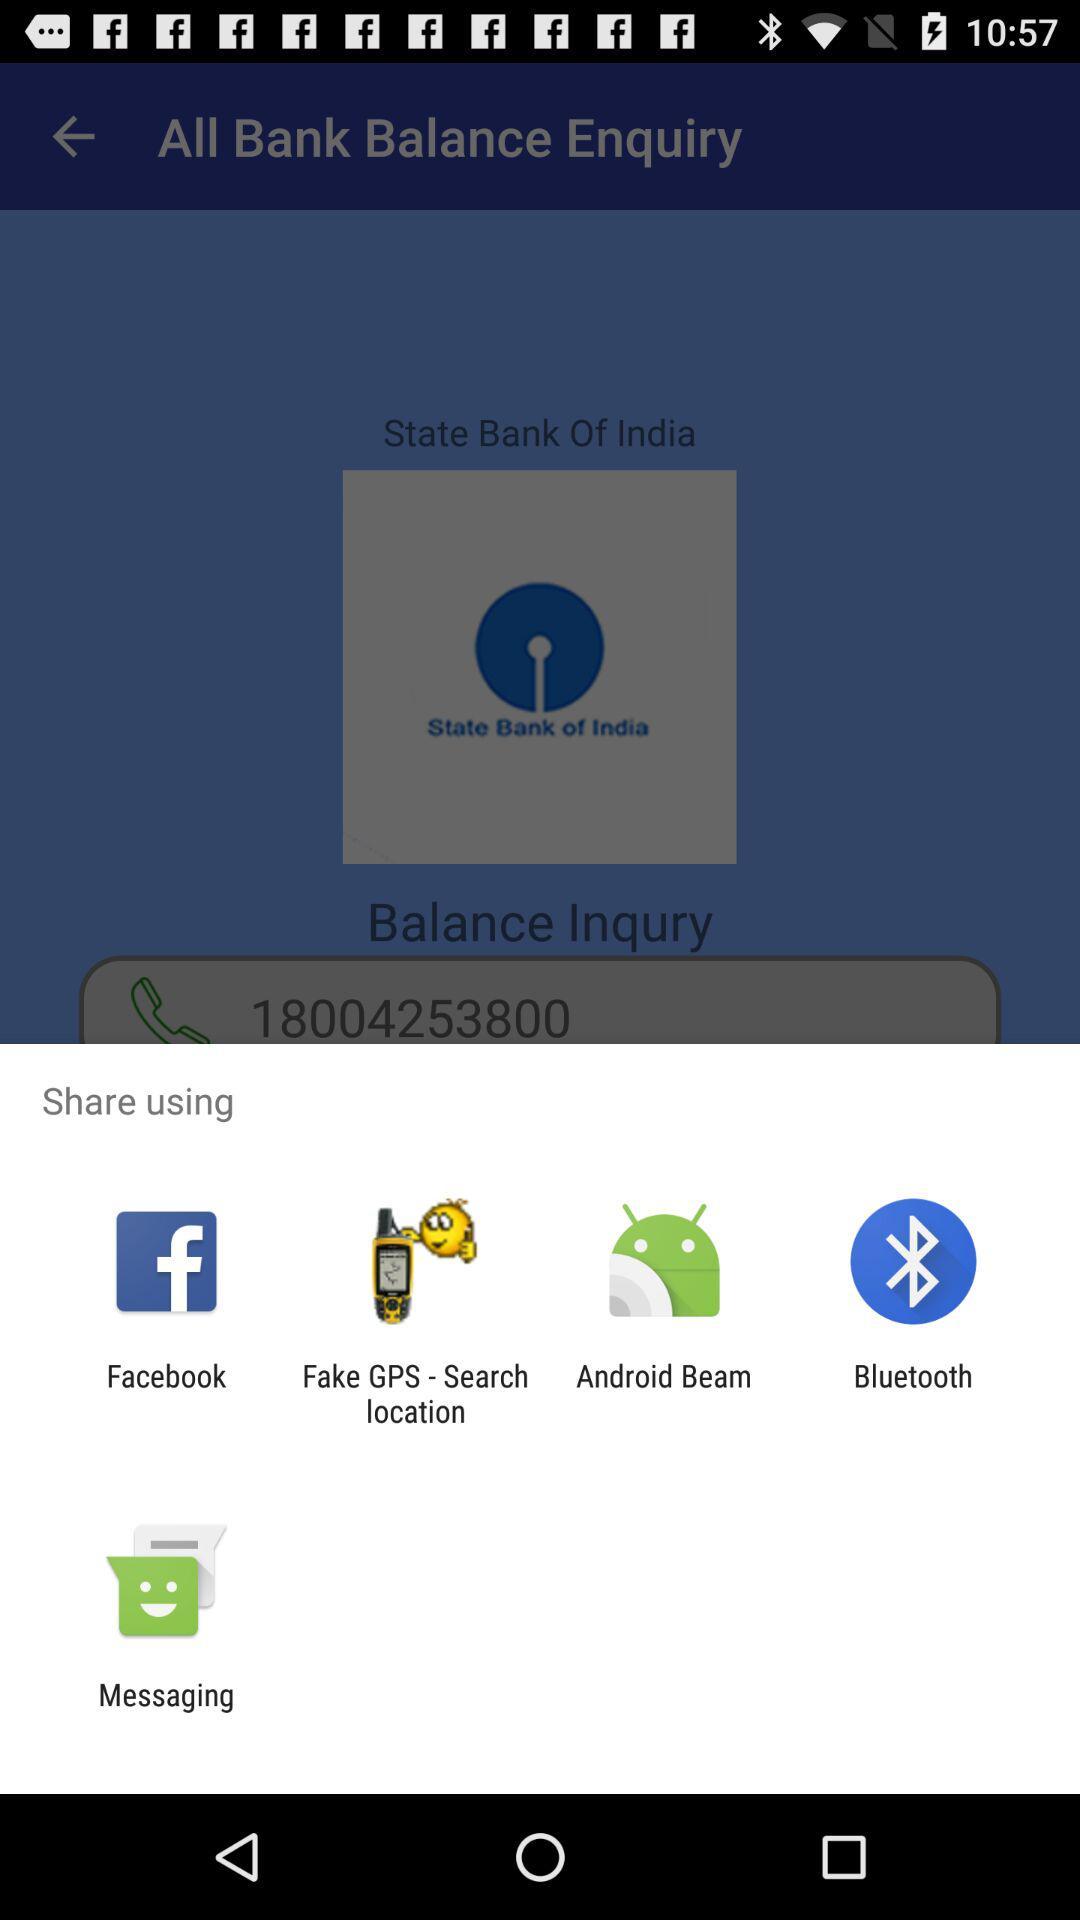 Image resolution: width=1080 pixels, height=1920 pixels. What do you see at coordinates (913, 1392) in the screenshot?
I see `the bluetooth icon` at bounding box center [913, 1392].